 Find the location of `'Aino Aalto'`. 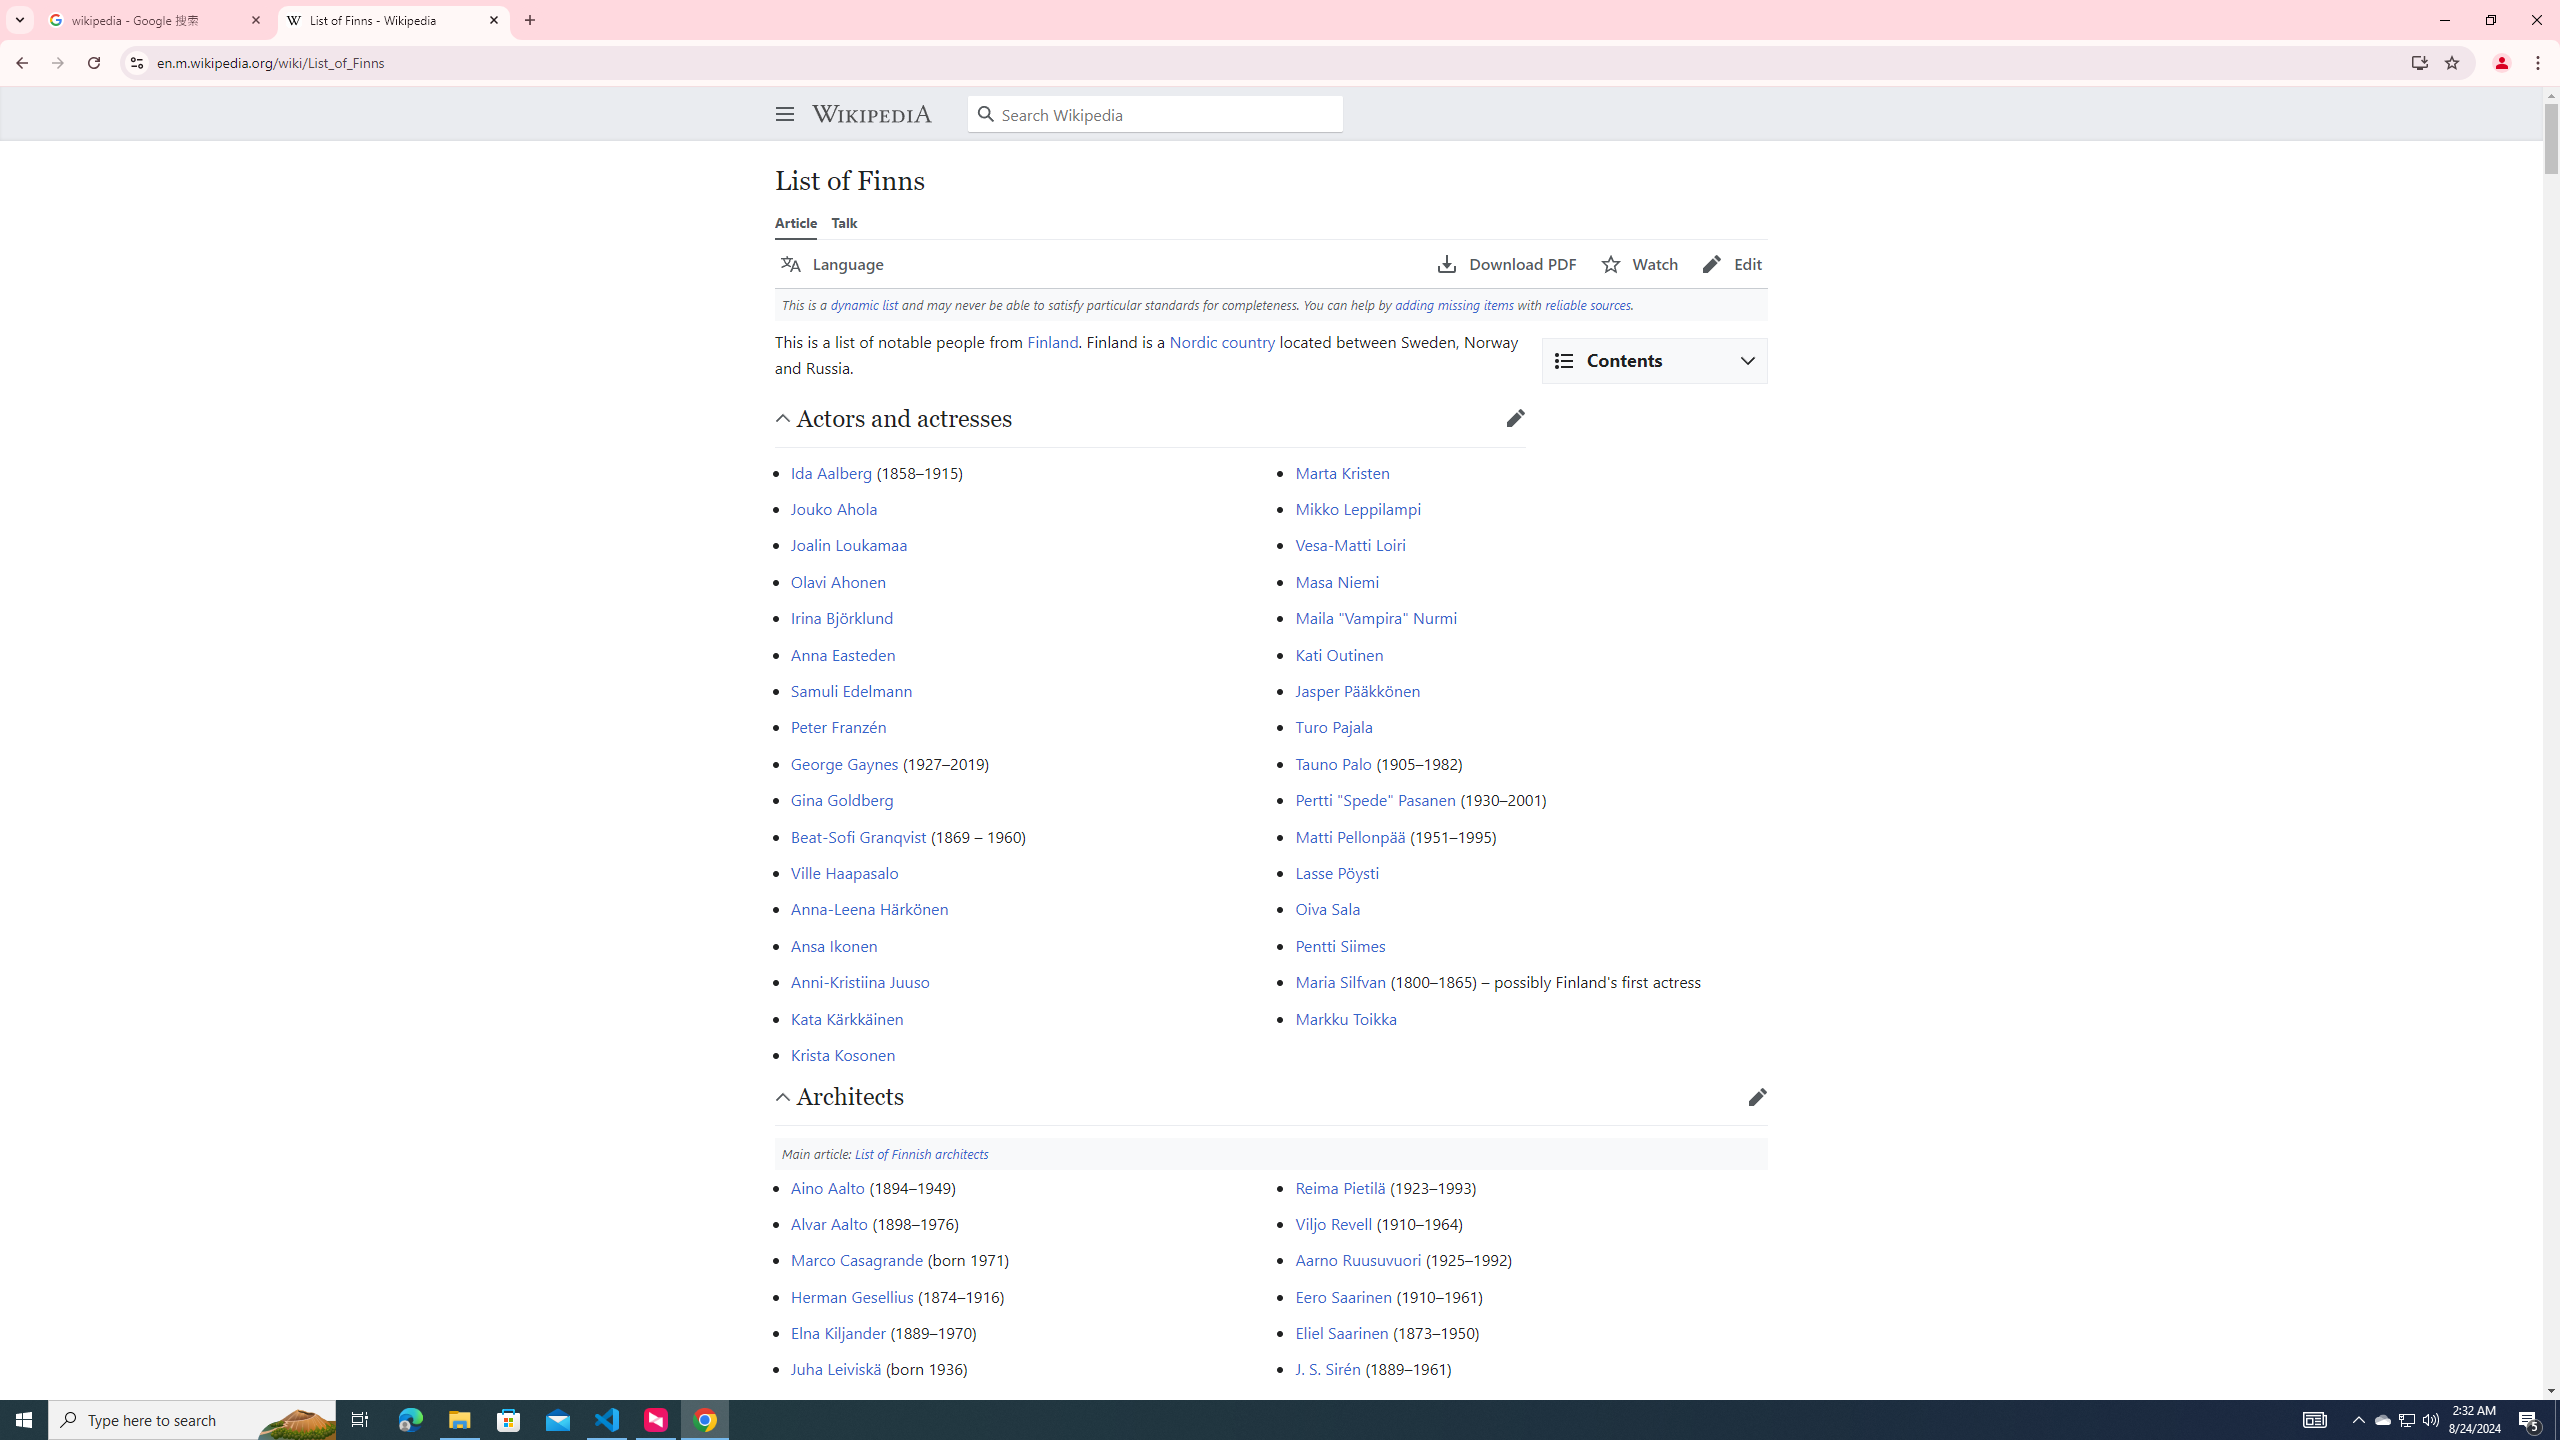

'Aino Aalto' is located at coordinates (827, 1187).